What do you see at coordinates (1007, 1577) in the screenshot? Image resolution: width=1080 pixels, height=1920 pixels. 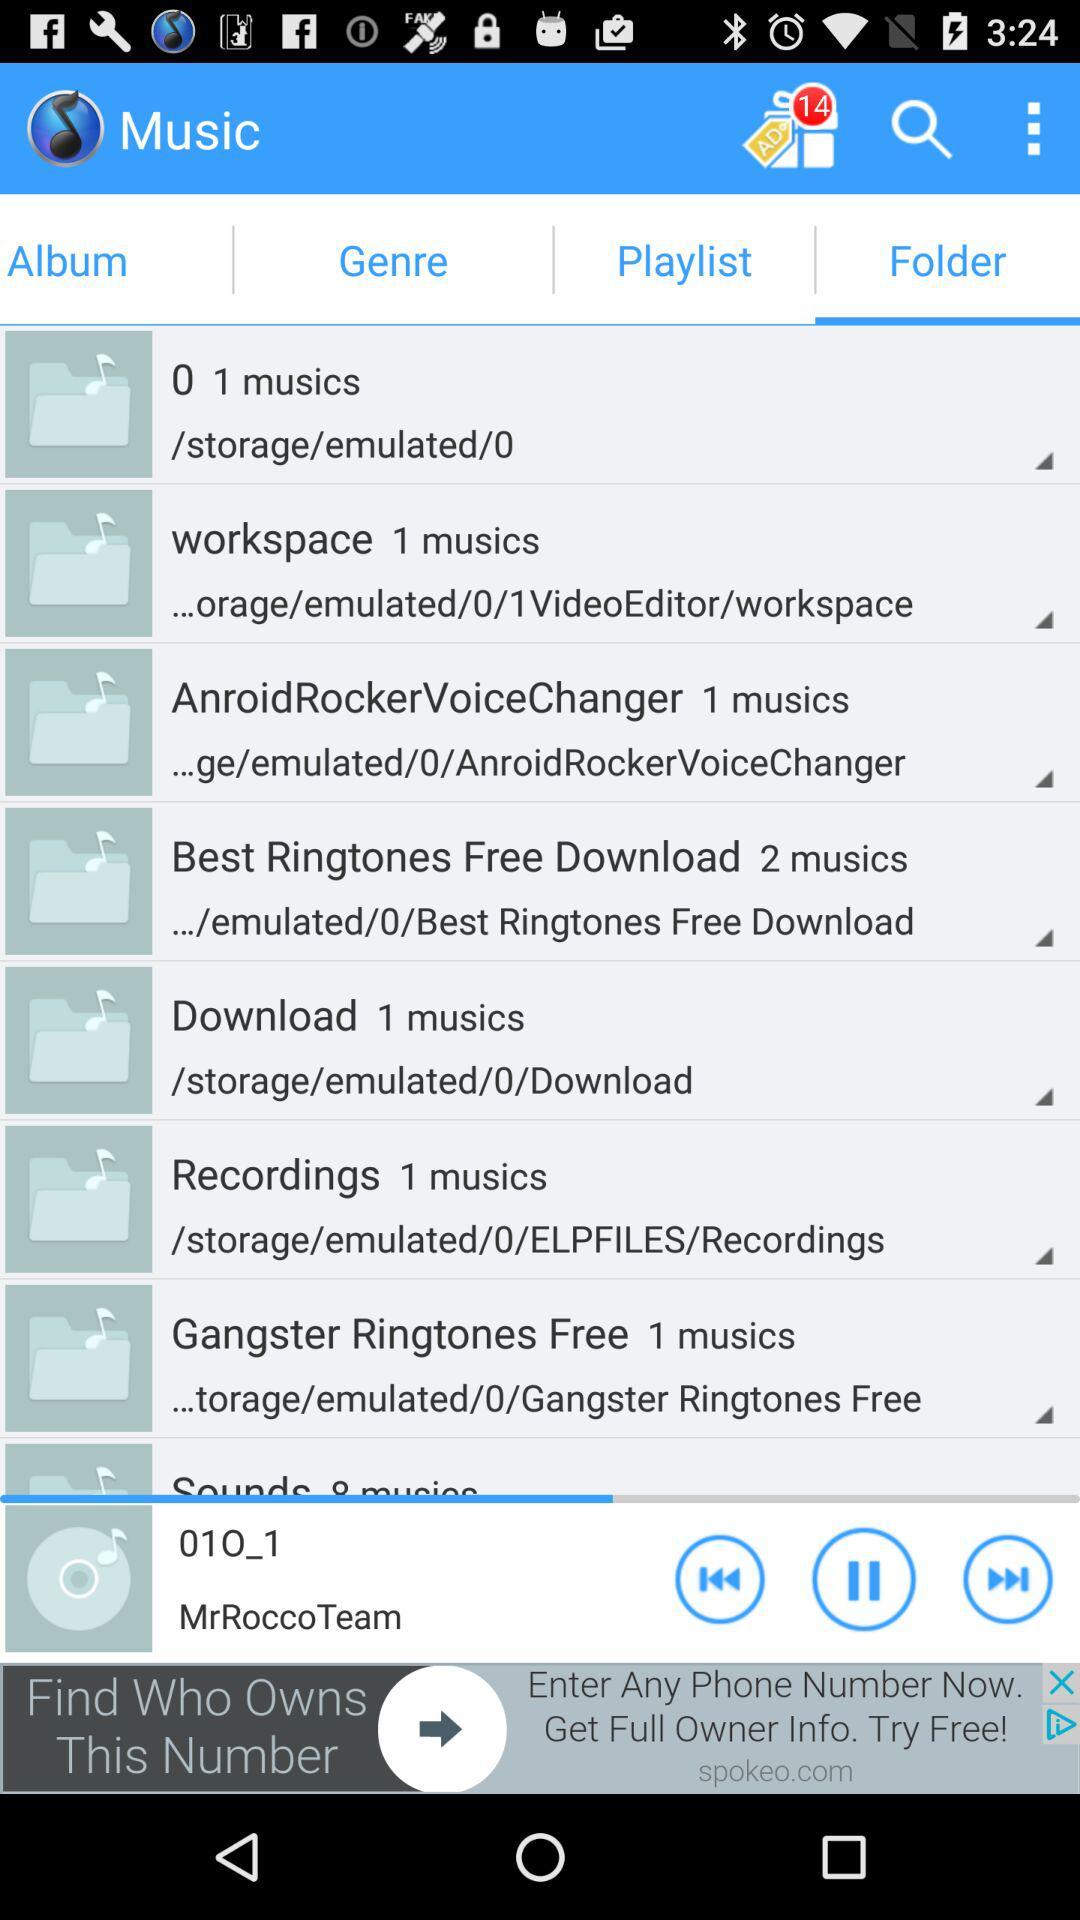 I see `skip to next` at bounding box center [1007, 1577].